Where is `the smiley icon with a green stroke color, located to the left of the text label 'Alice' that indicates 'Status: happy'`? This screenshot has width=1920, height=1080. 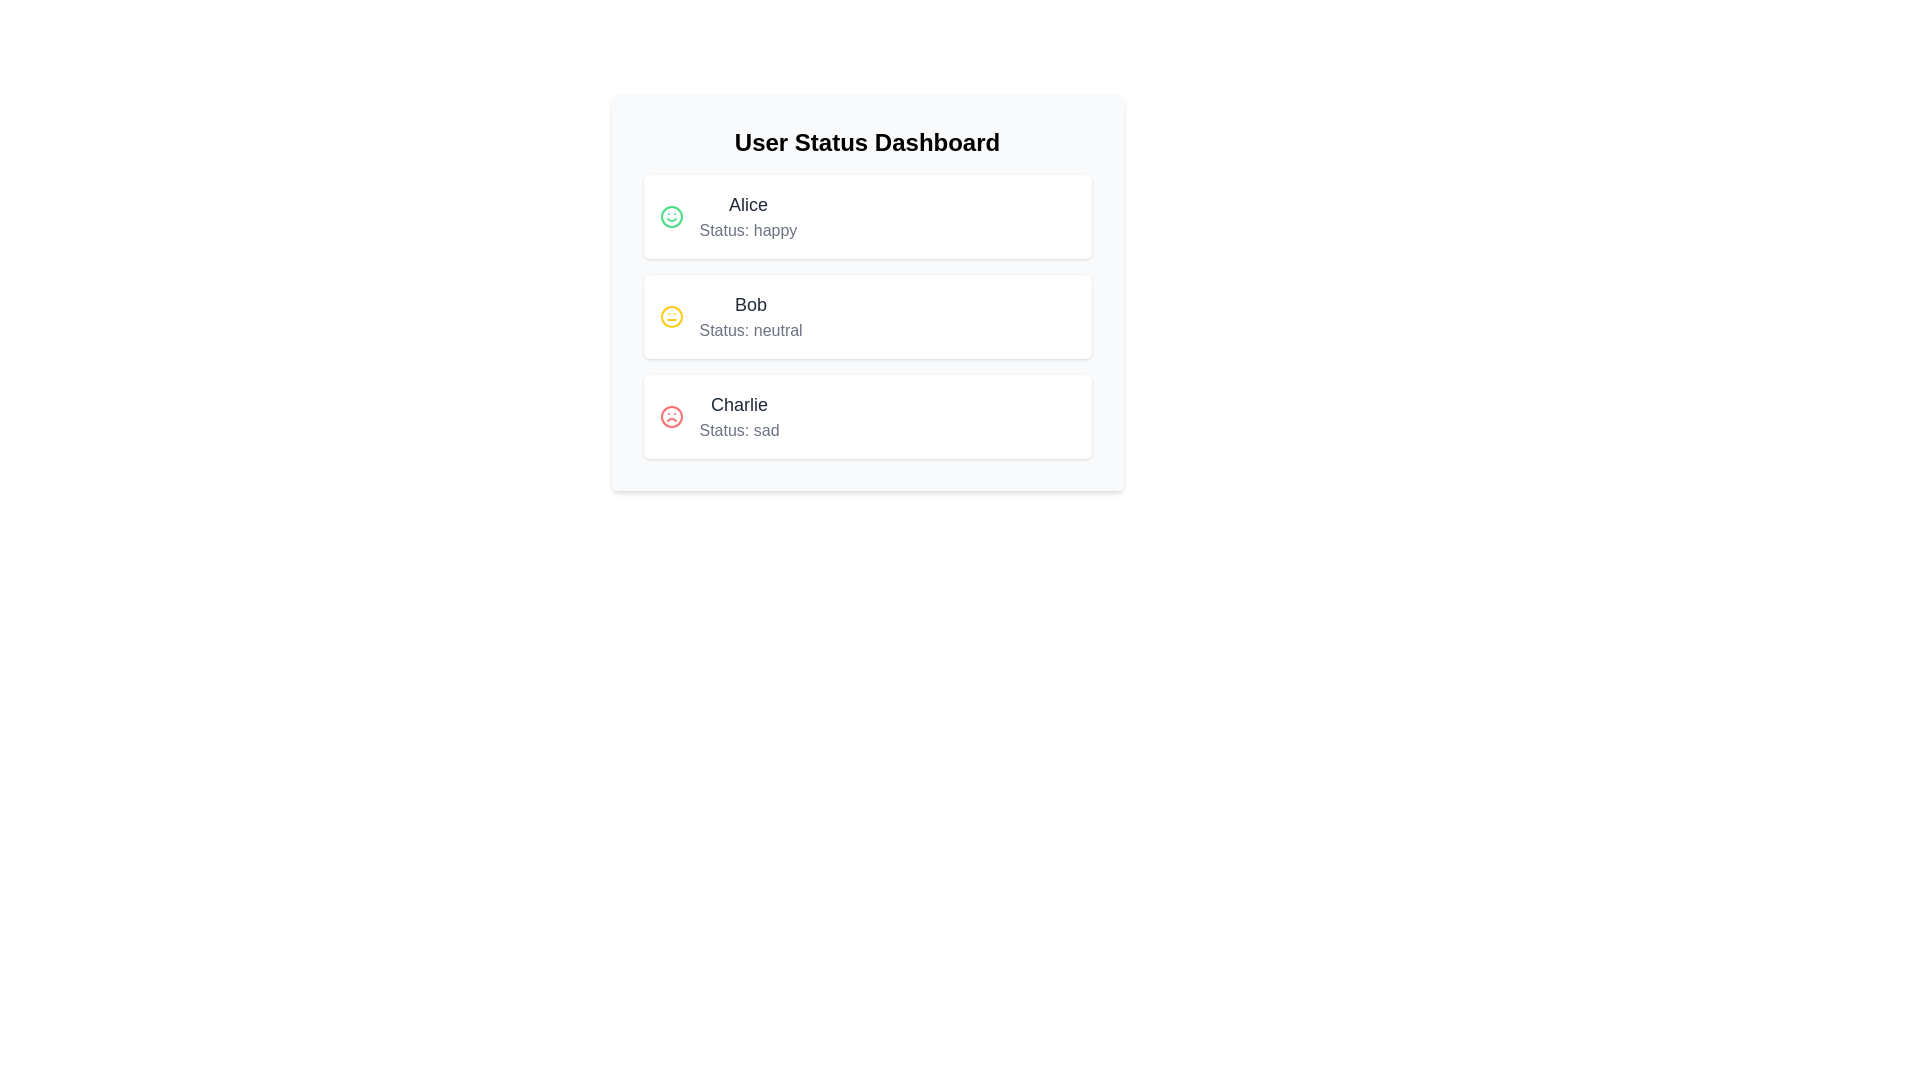 the smiley icon with a green stroke color, located to the left of the text label 'Alice' that indicates 'Status: happy' is located at coordinates (671, 216).